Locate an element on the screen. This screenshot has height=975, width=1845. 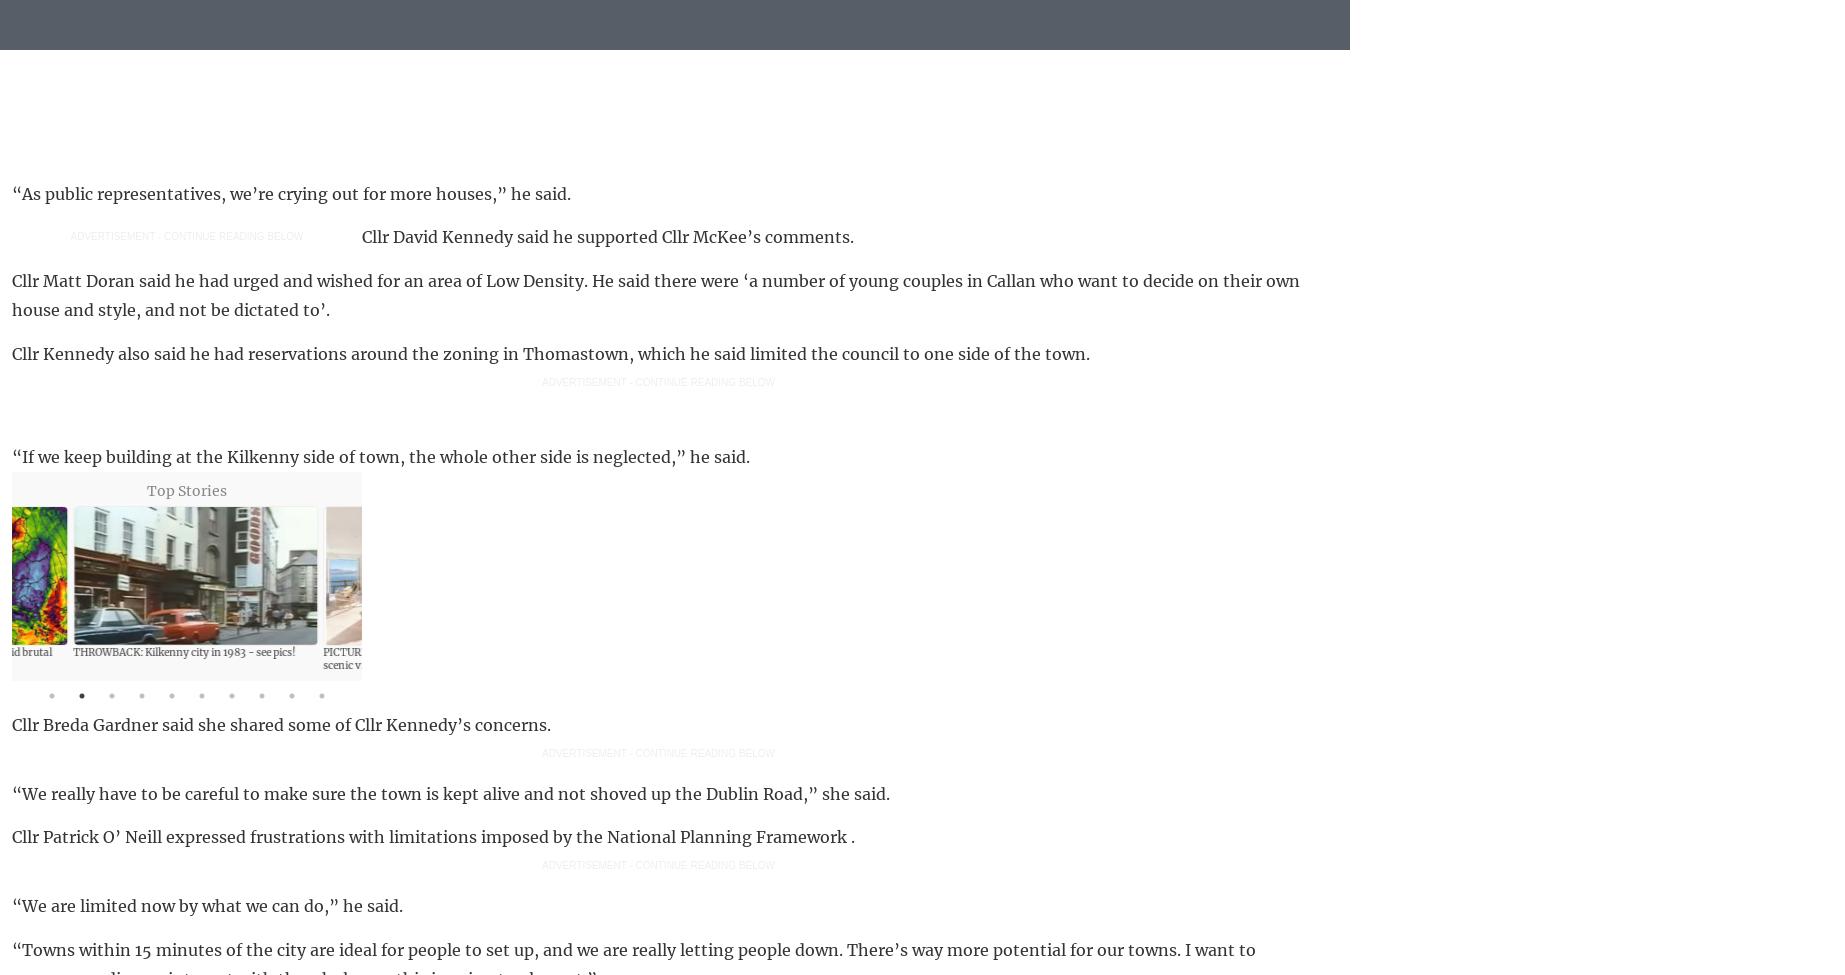
'“If we keep building at the Kilkenny side of town, the whole other side is neglected,” he said.' is located at coordinates (379, 456).